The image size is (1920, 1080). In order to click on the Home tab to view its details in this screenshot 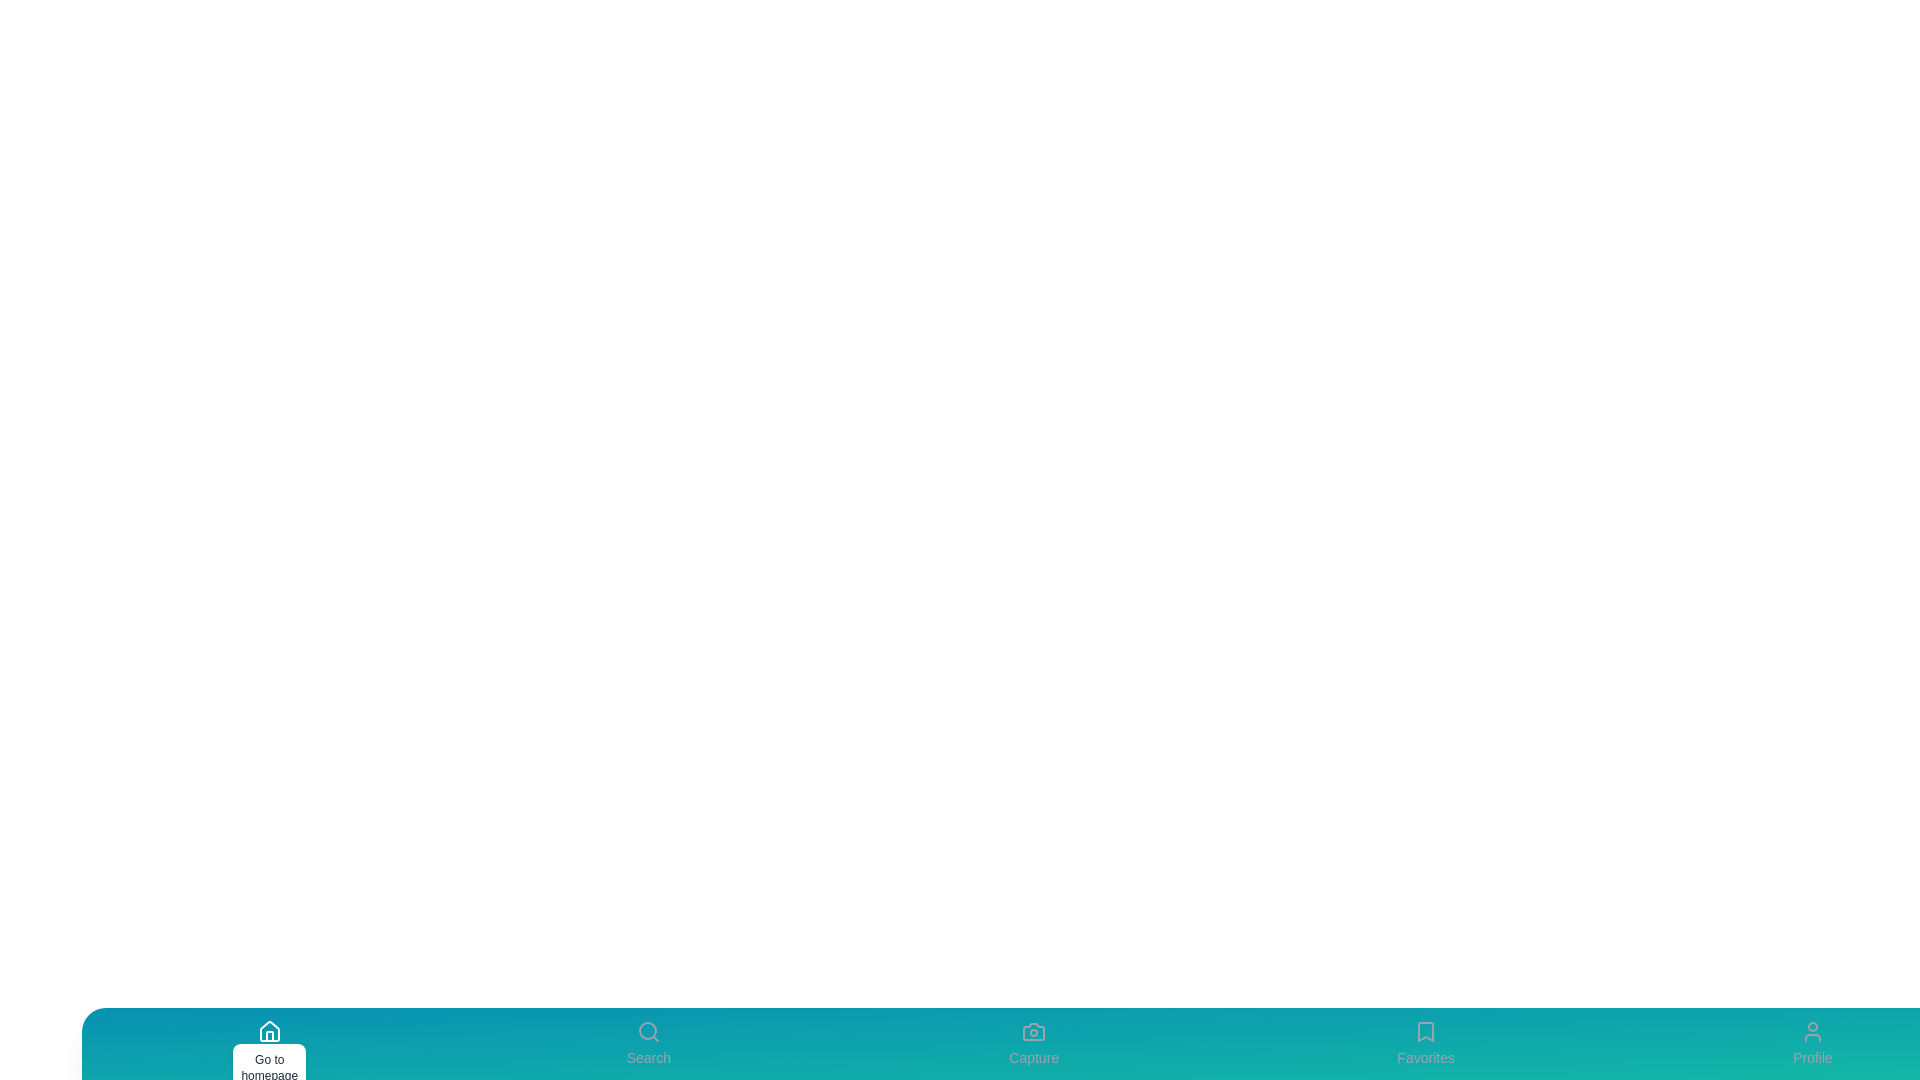, I will do `click(268, 1043)`.